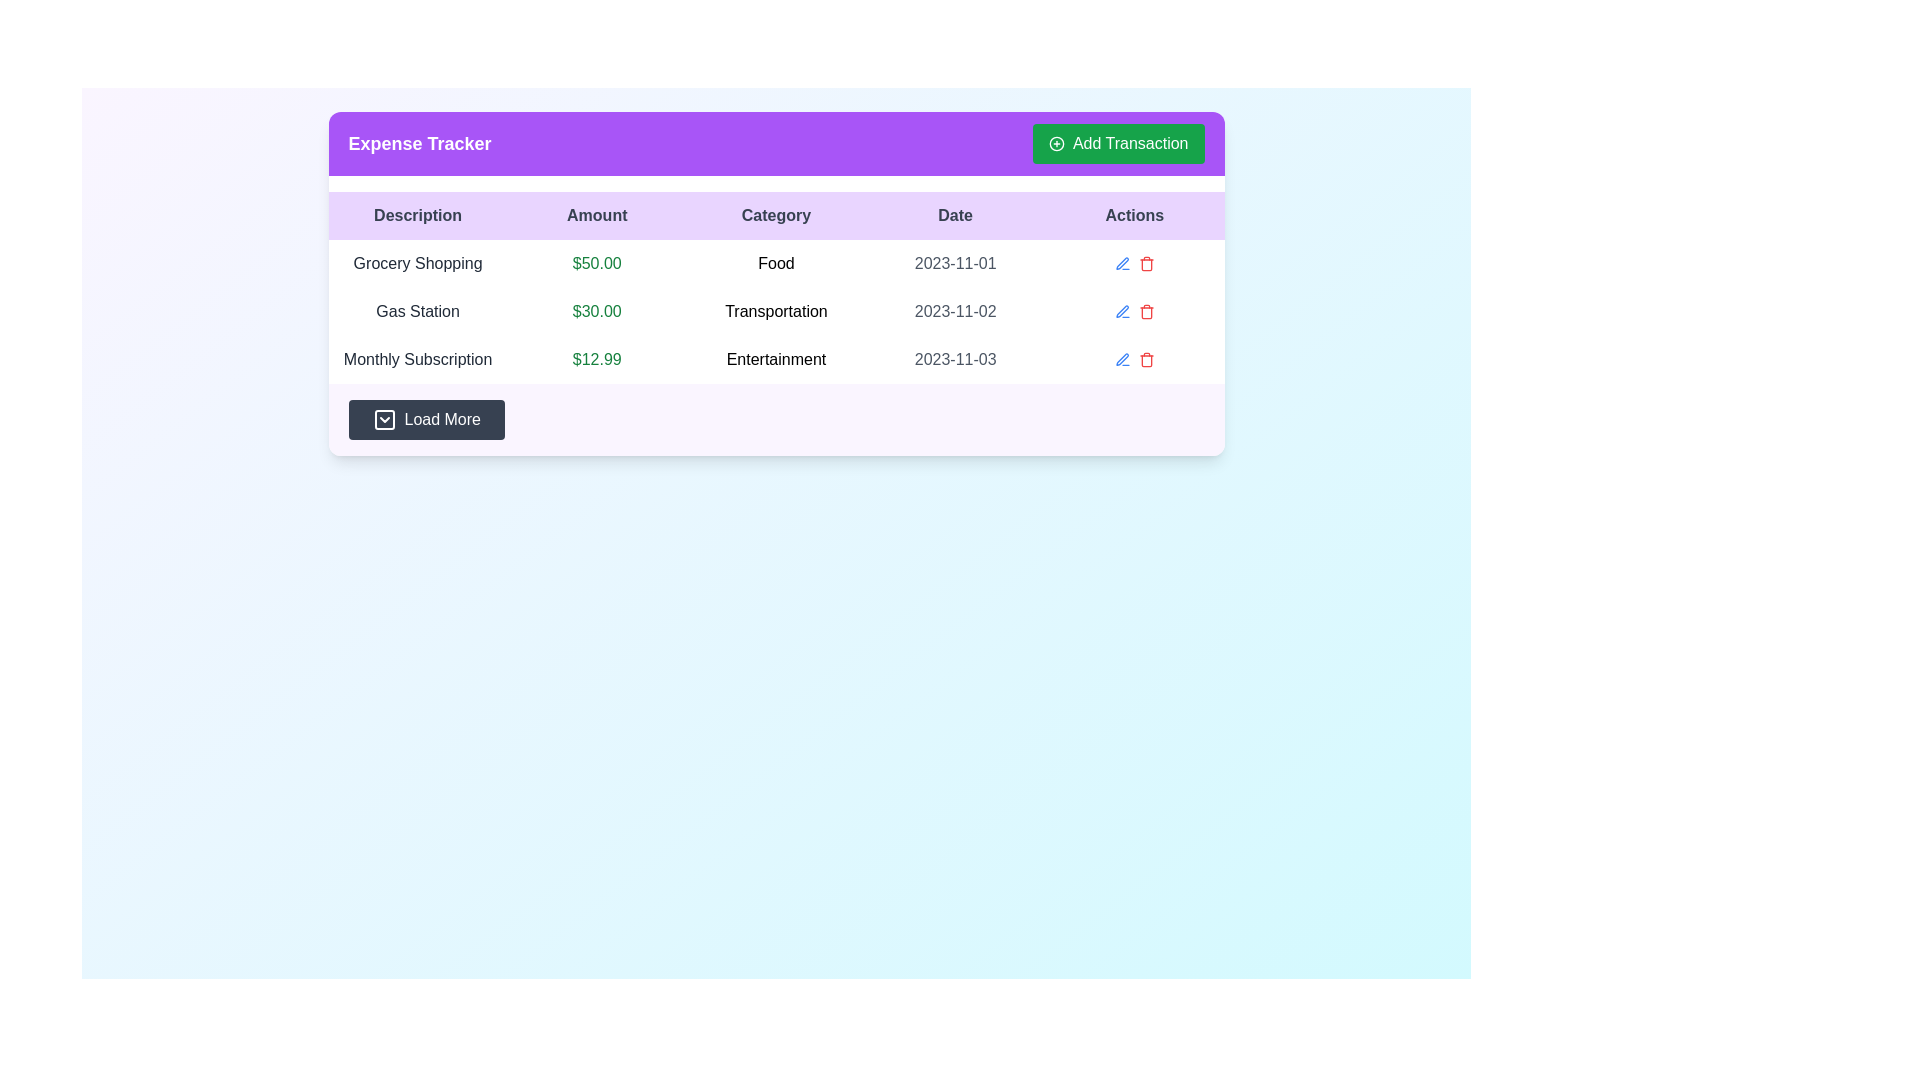 The width and height of the screenshot is (1920, 1080). What do you see at coordinates (596, 262) in the screenshot?
I see `the green-colored static text displaying '$50.00' in the 'Amount' column of the first row for the 'Grocery Shopping' entry` at bounding box center [596, 262].